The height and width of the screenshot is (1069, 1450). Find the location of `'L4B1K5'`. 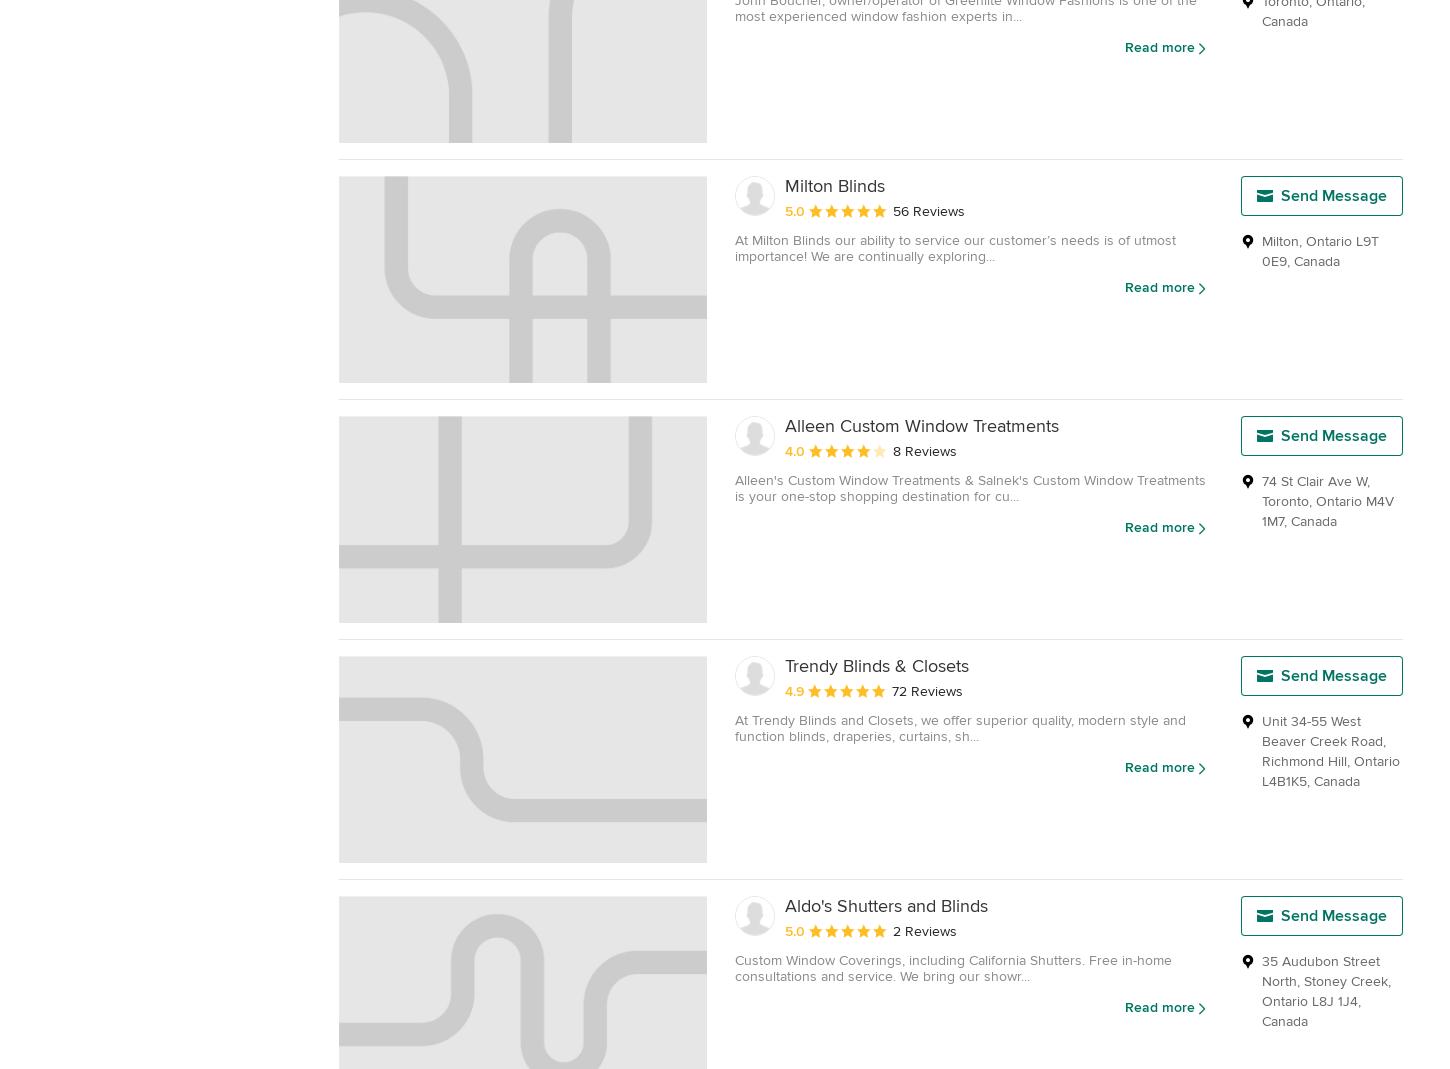

'L4B1K5' is located at coordinates (1261, 781).